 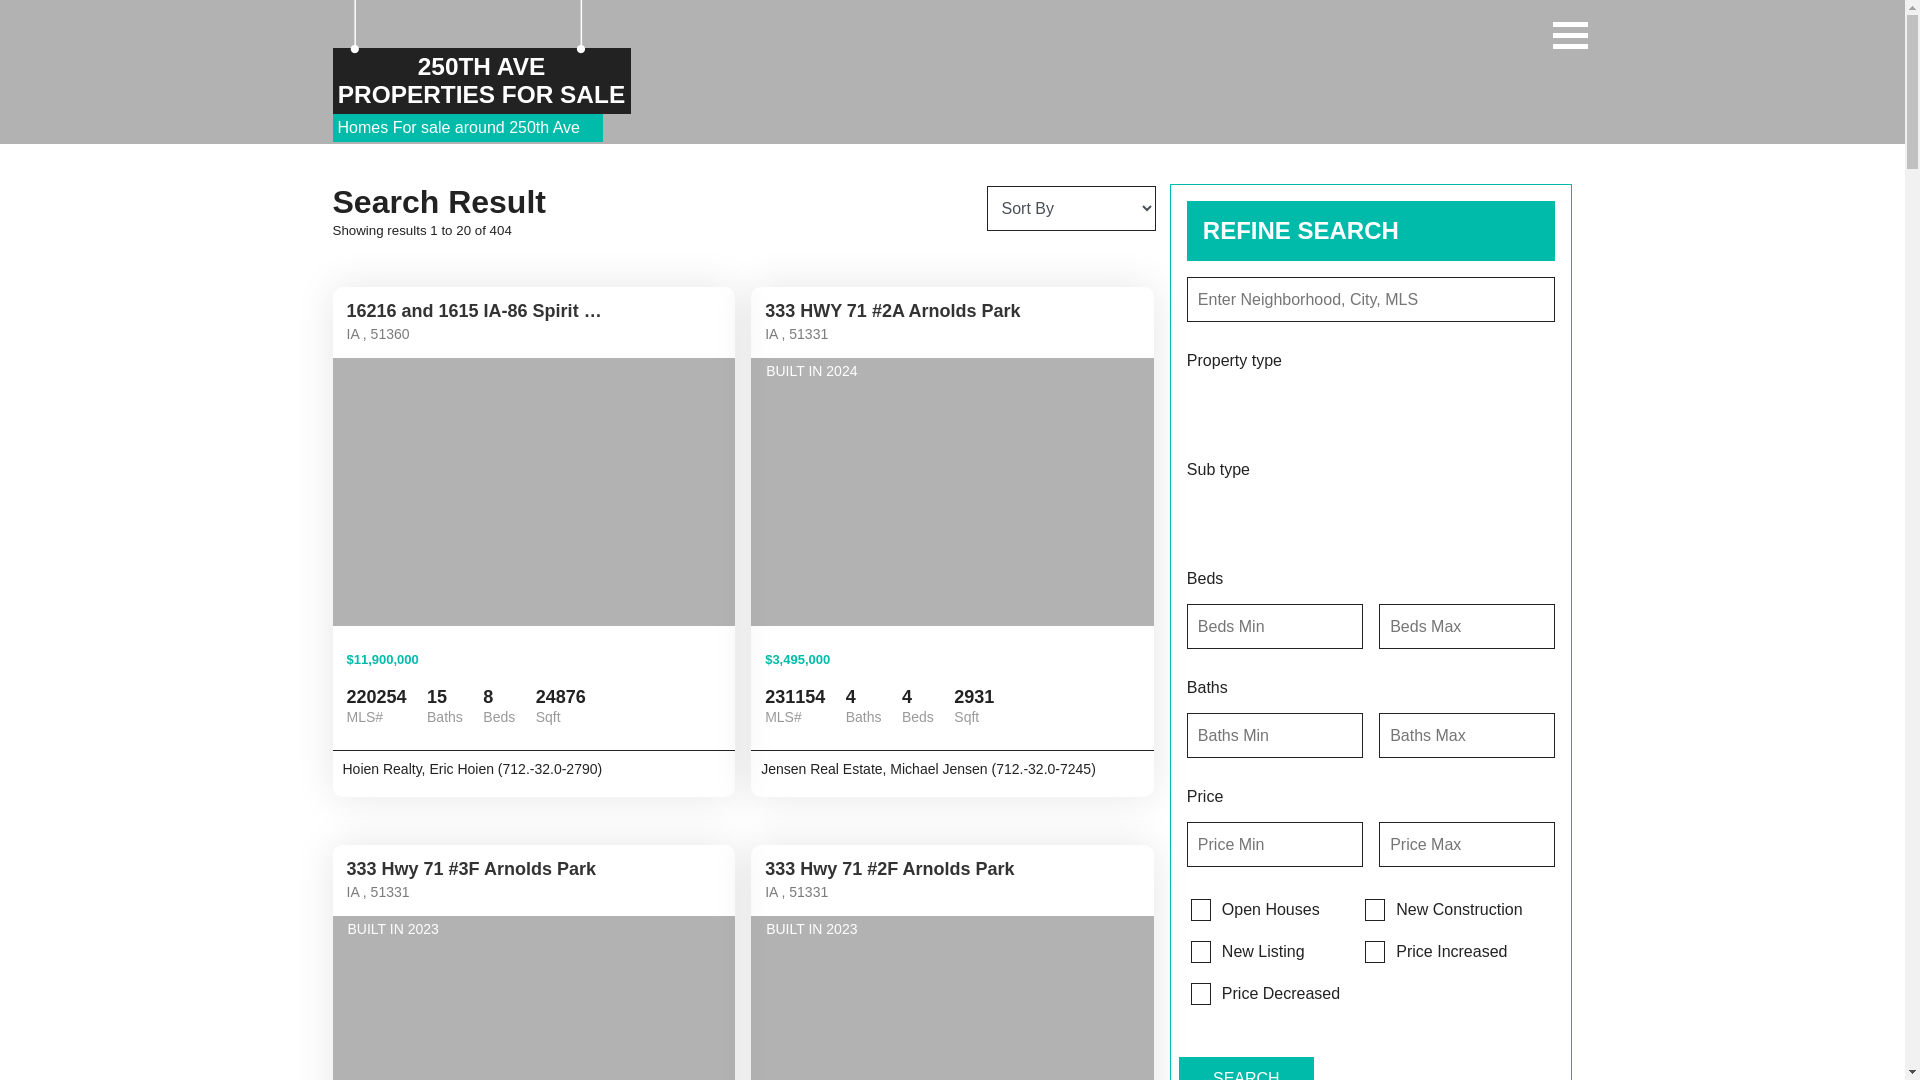 I want to click on 'BUILT IN 2024', so click(x=951, y=492).